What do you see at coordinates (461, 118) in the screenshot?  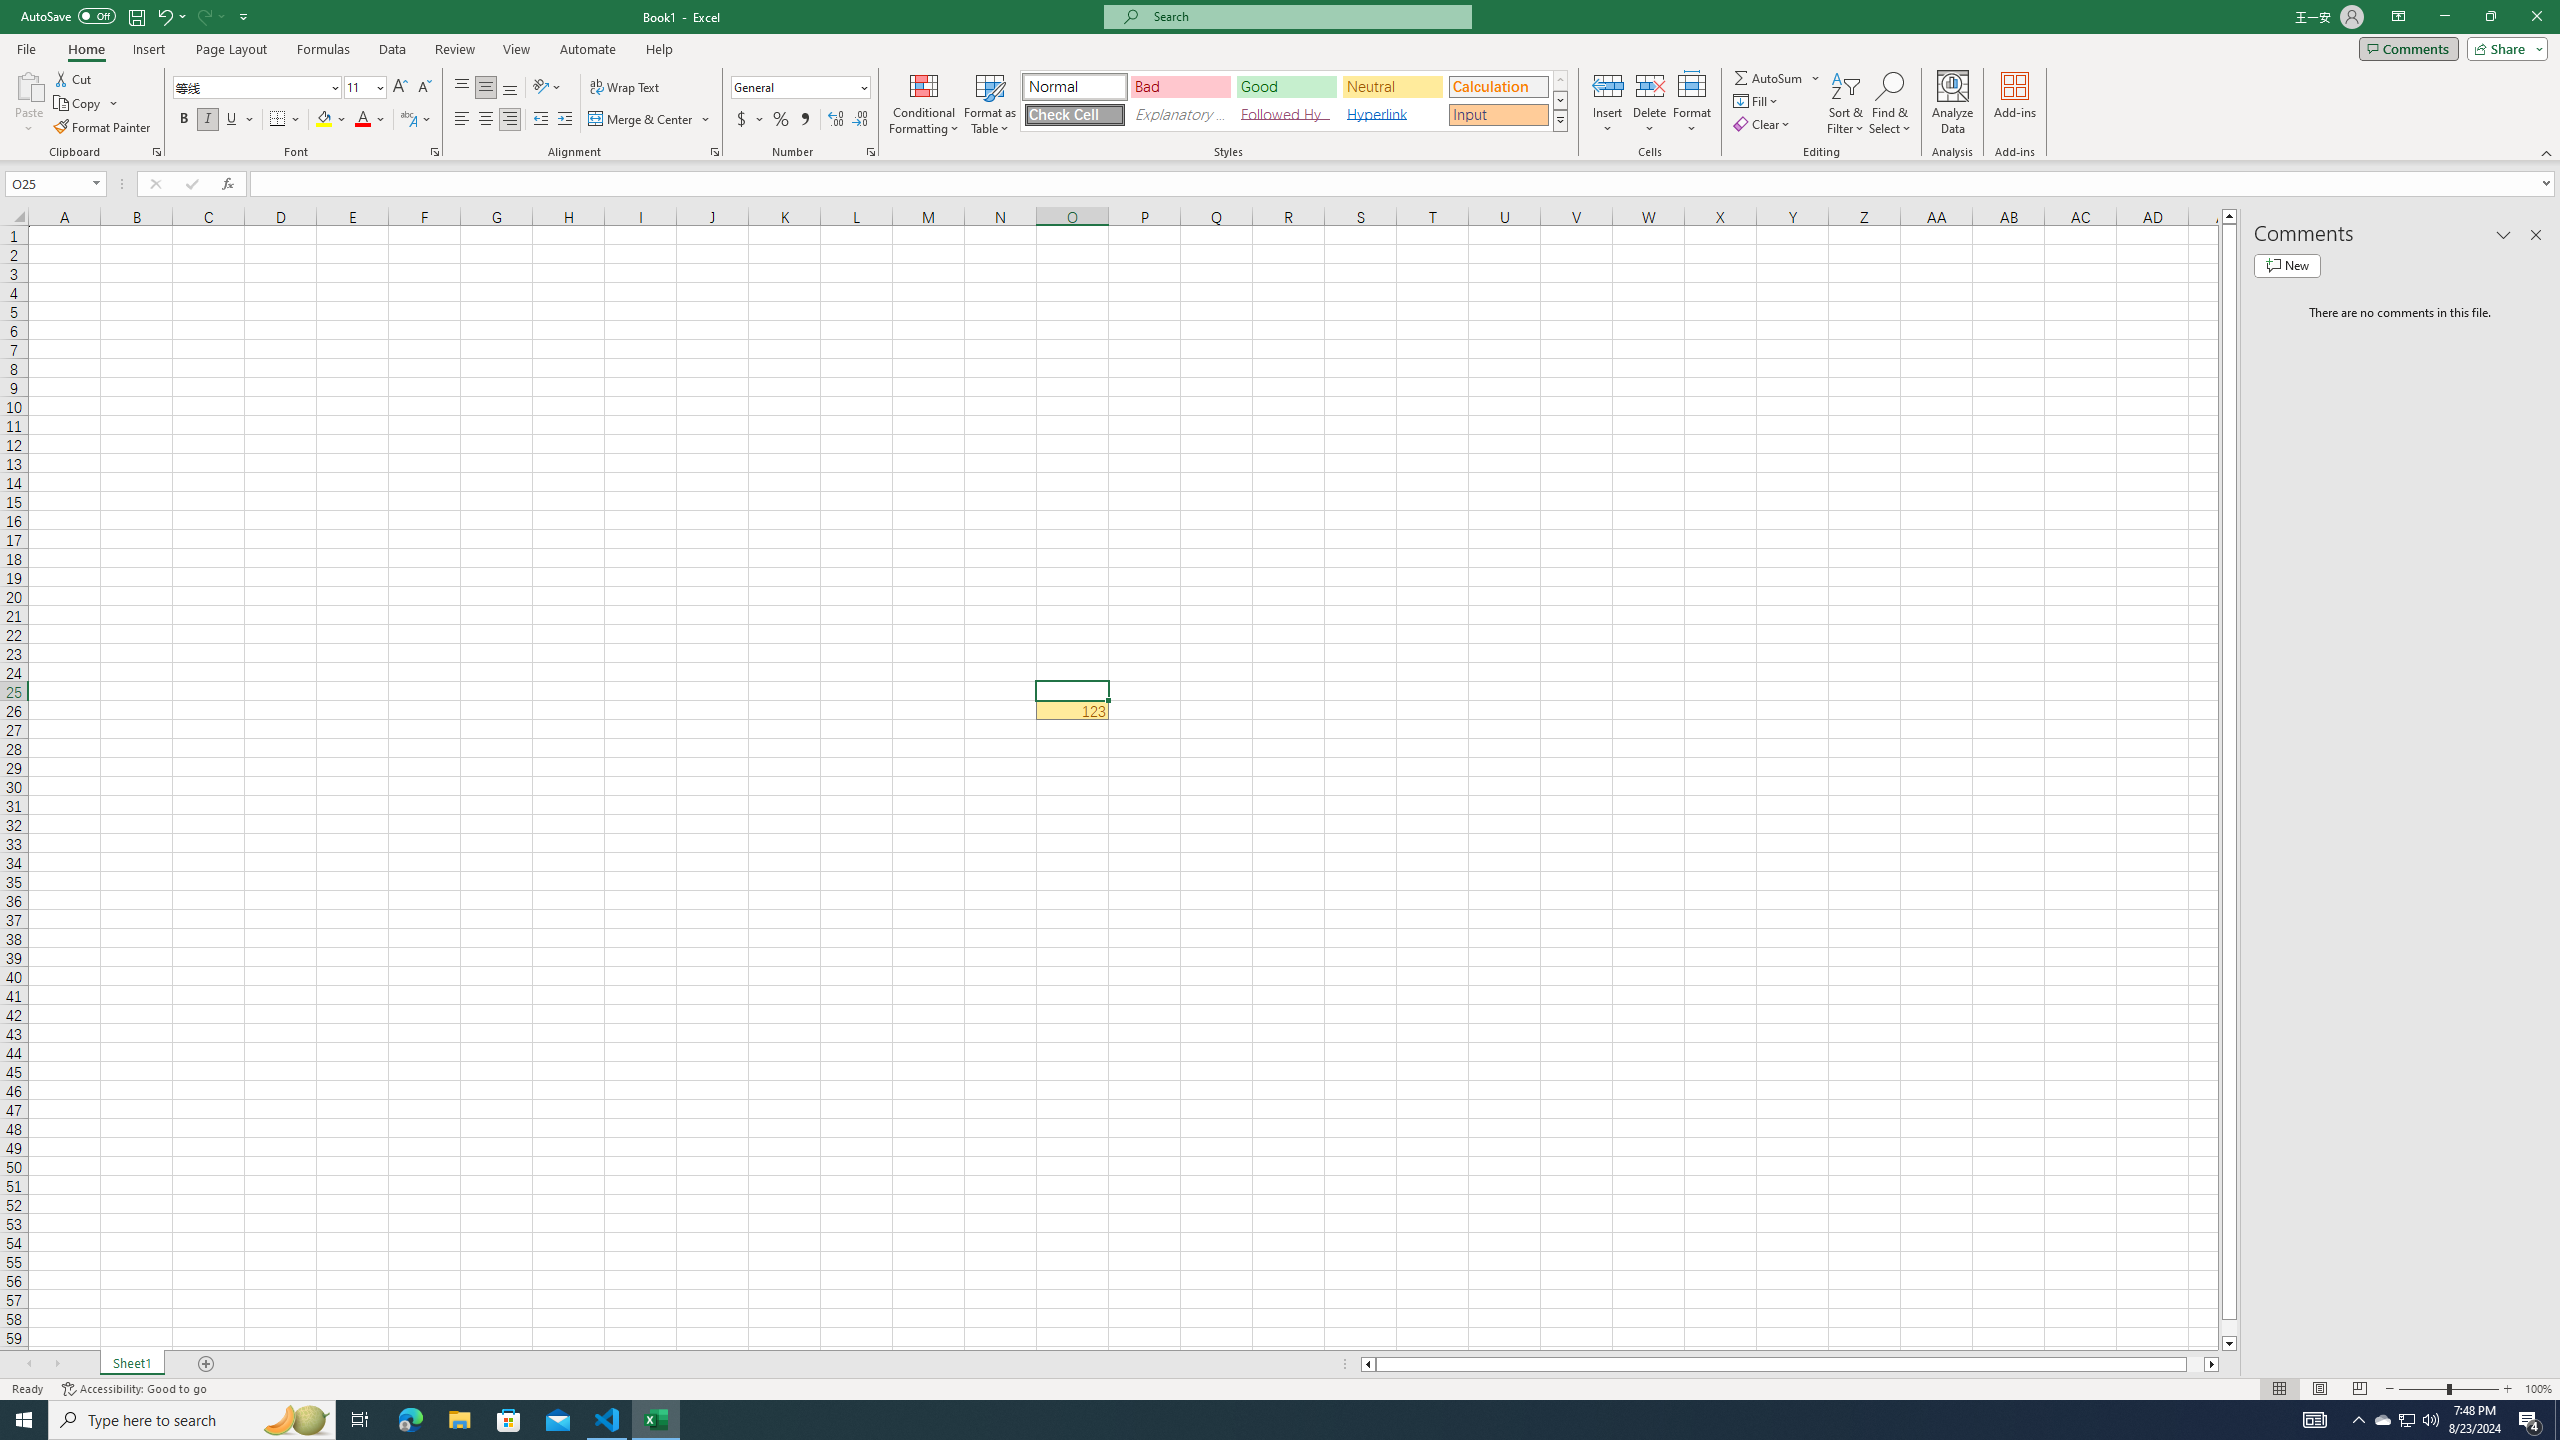 I see `'Align Left'` at bounding box center [461, 118].